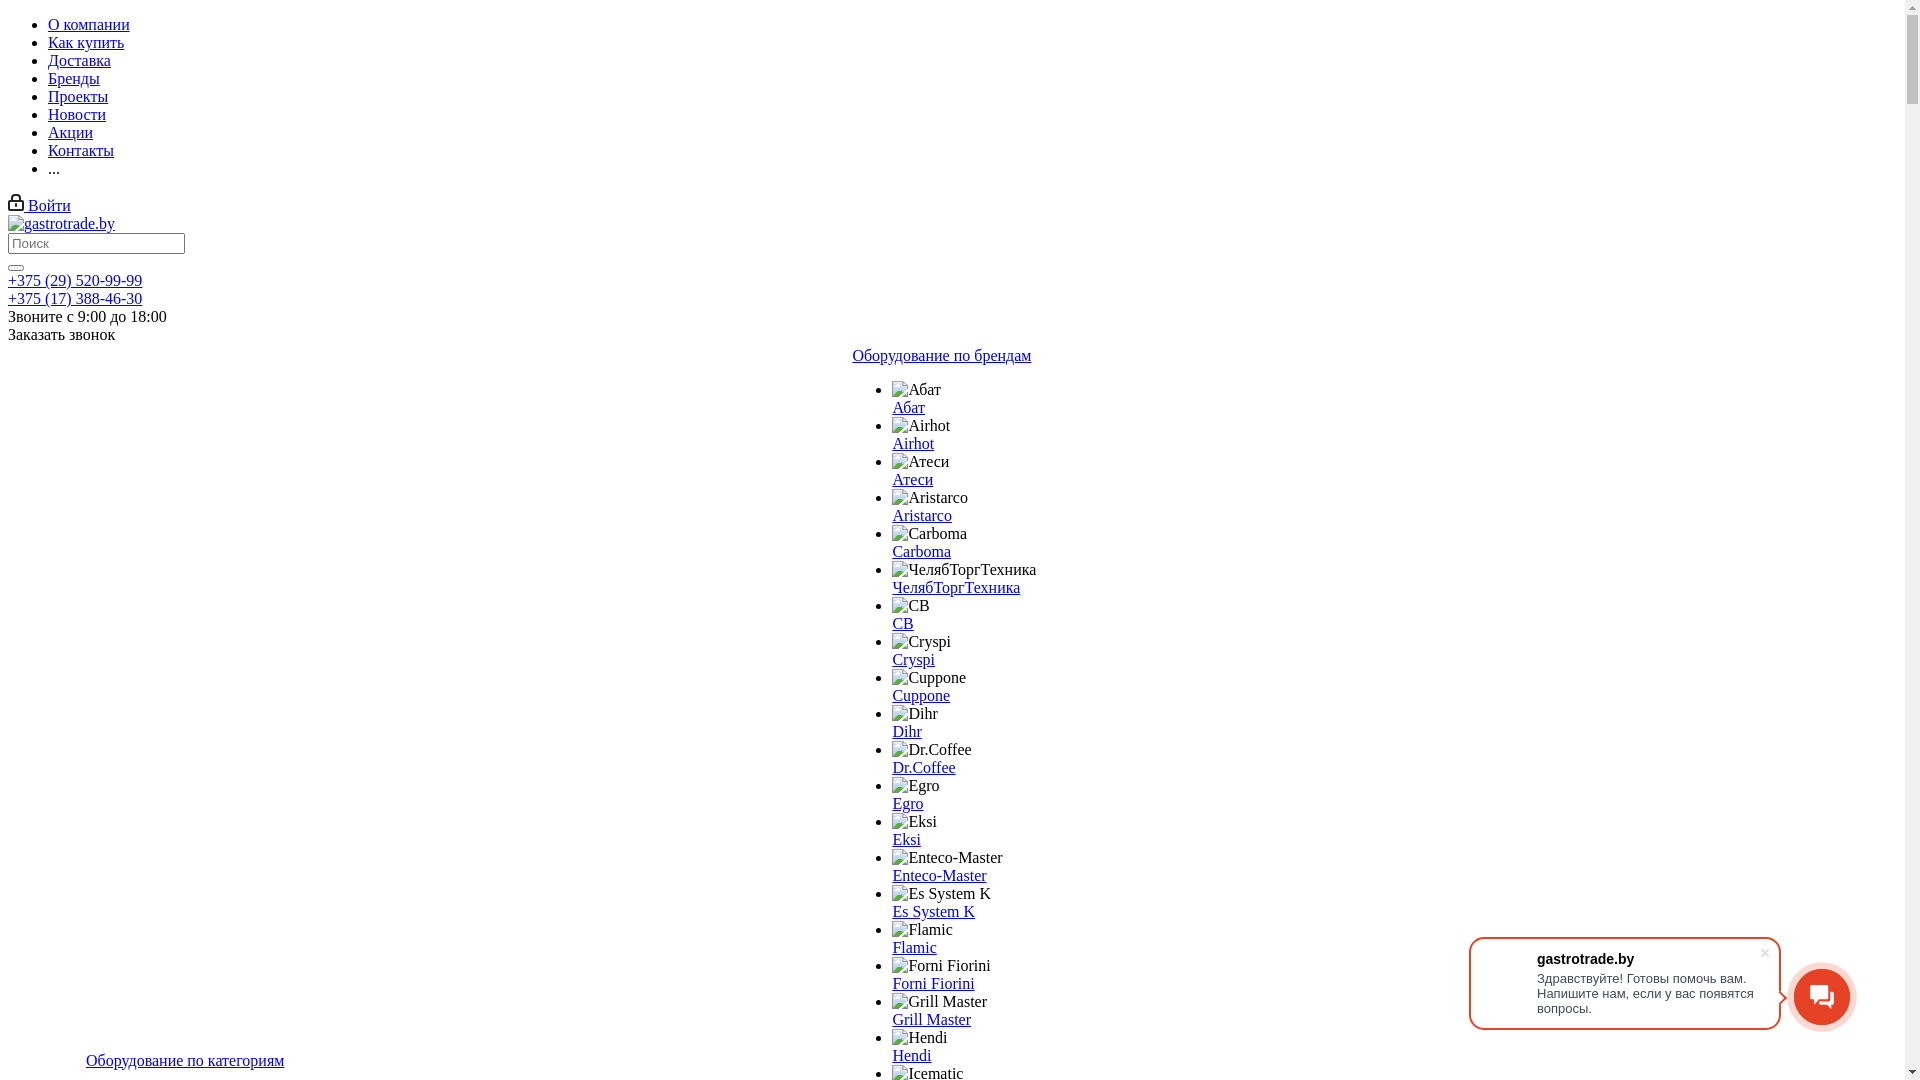 Image resolution: width=1920 pixels, height=1080 pixels. I want to click on 'Grill Master', so click(938, 1002).